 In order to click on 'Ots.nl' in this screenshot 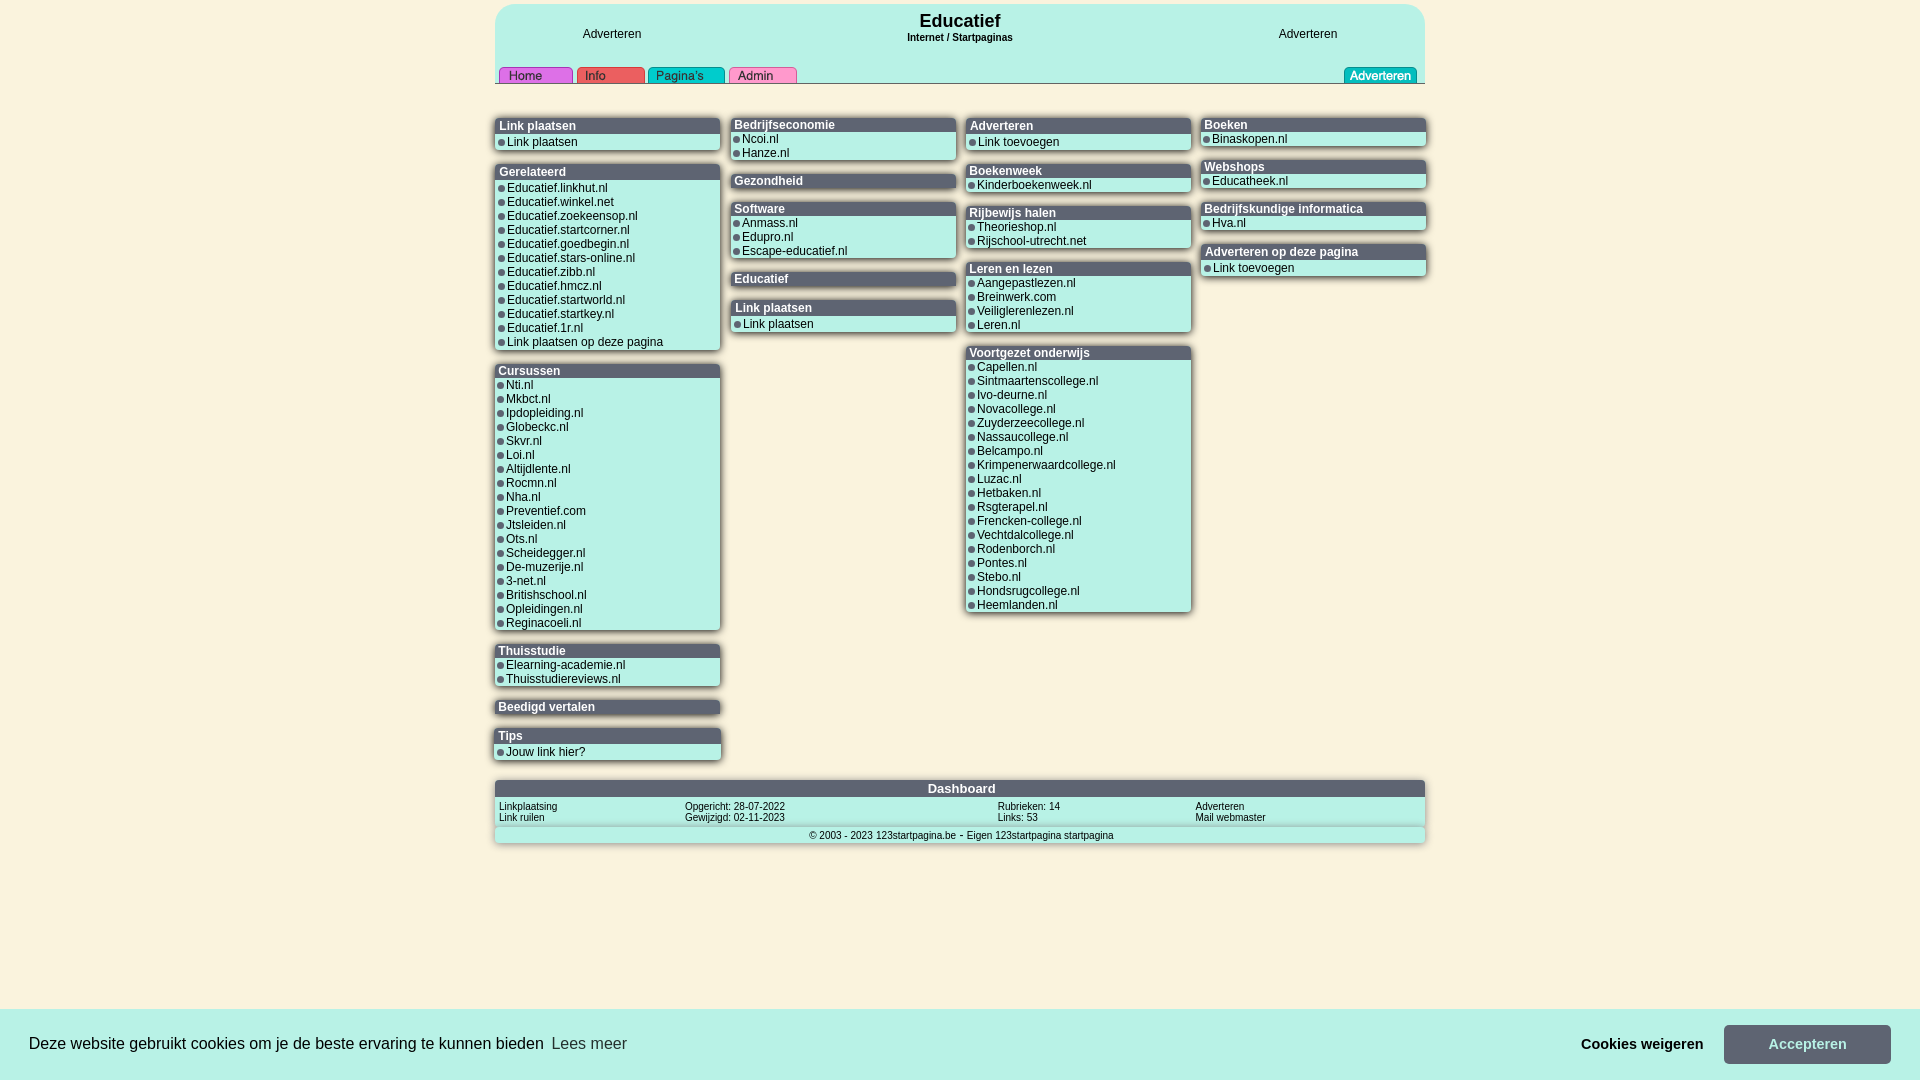, I will do `click(521, 538)`.